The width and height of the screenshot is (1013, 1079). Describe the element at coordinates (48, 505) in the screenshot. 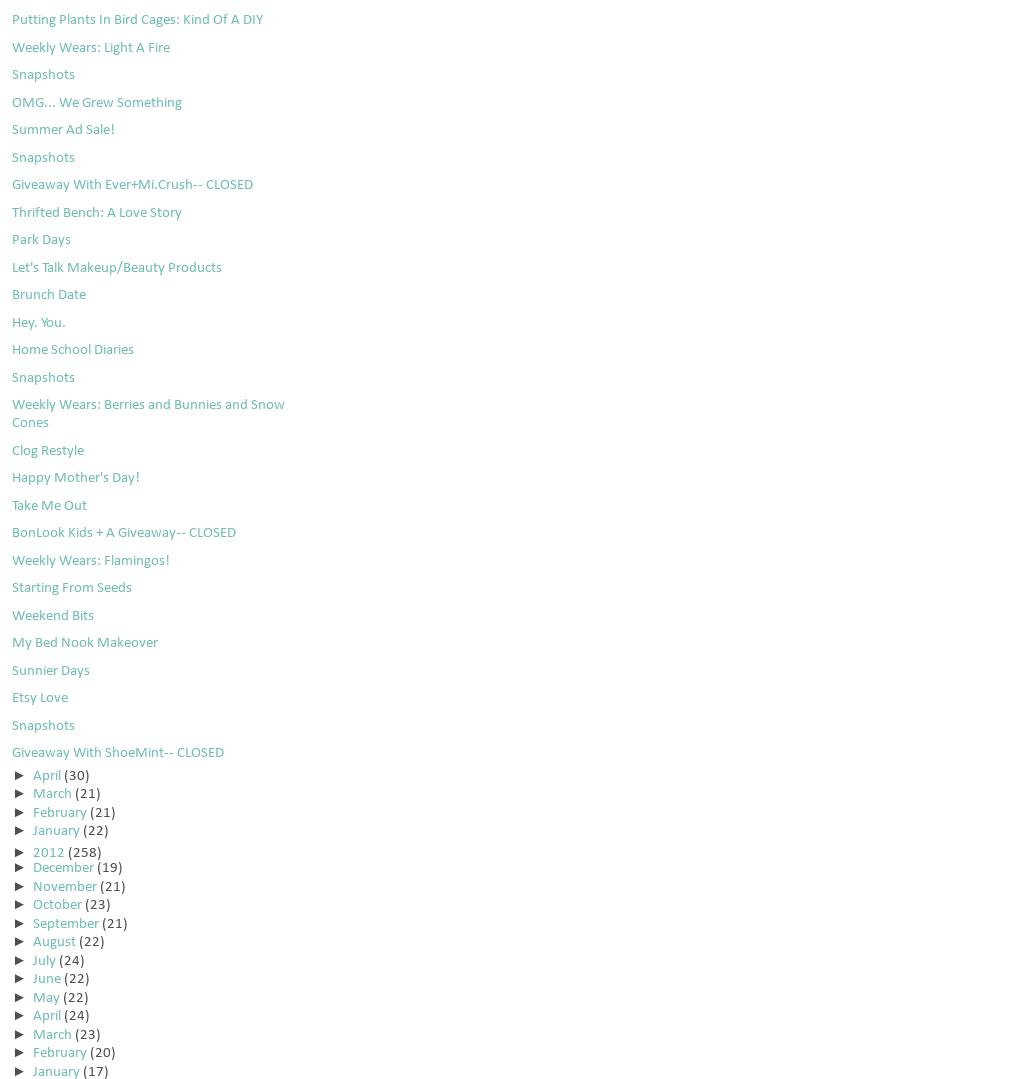

I see `'Take Me Out'` at that location.